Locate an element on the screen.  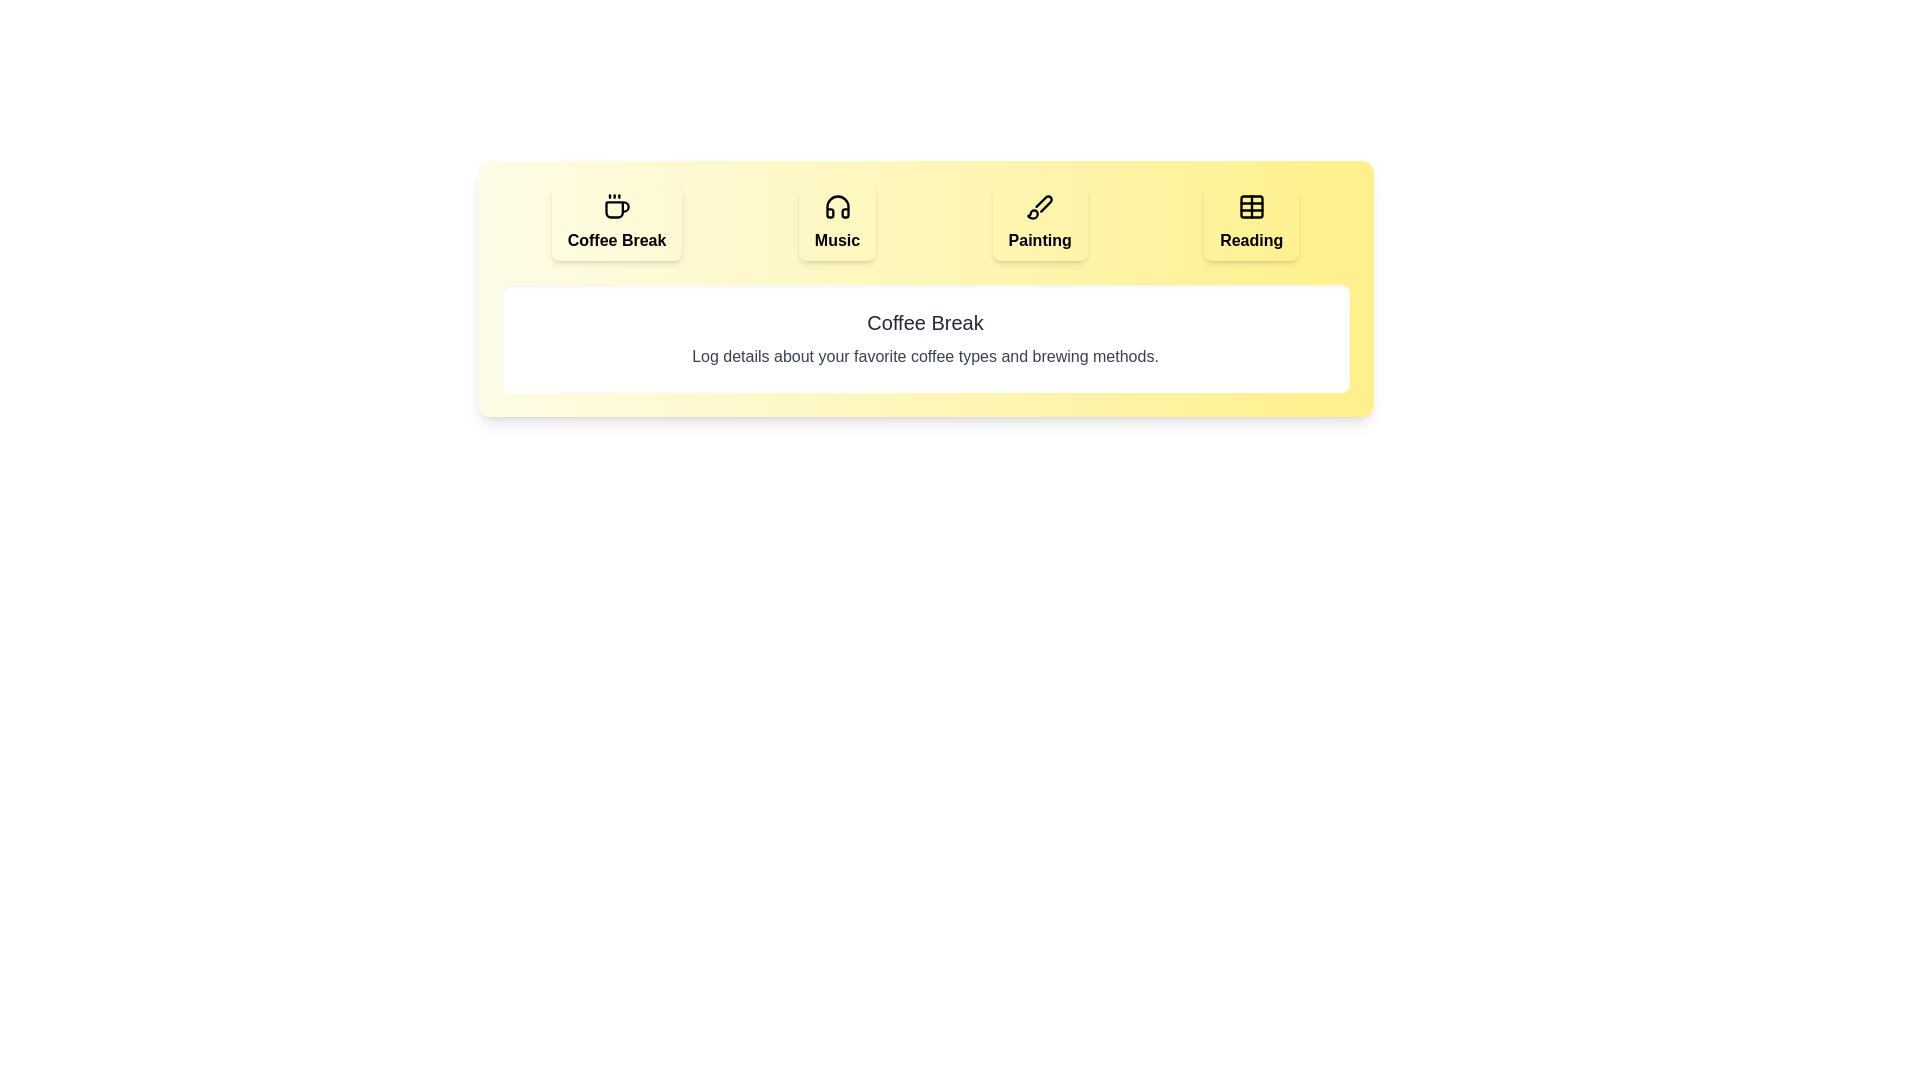
the 'Coffee Break' text label in the first tab of the horizontal navigation bar, which is positioned below a coffee cup icon and serves as a title for this section is located at coordinates (616, 239).